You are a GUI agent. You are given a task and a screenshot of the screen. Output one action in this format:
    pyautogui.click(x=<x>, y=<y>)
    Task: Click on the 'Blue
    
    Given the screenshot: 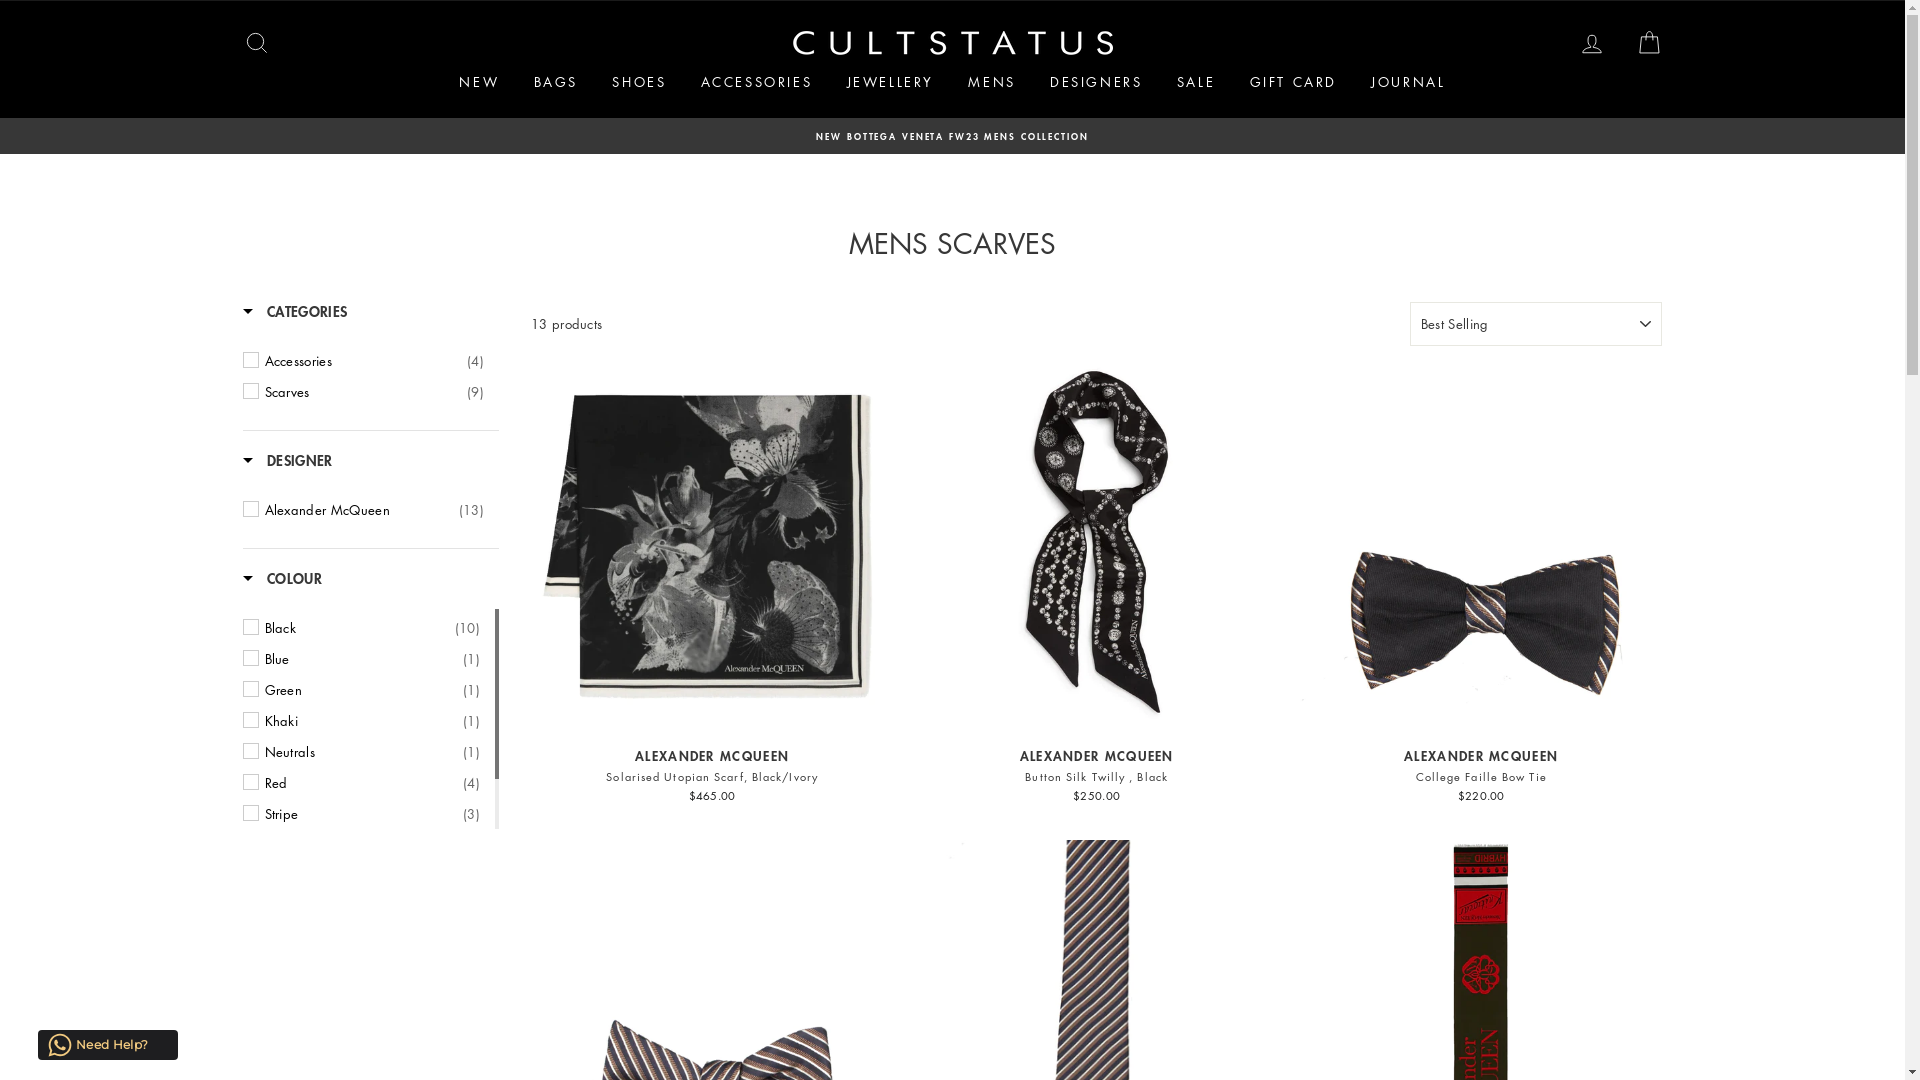 What is the action you would take?
    pyautogui.click(x=371, y=659)
    